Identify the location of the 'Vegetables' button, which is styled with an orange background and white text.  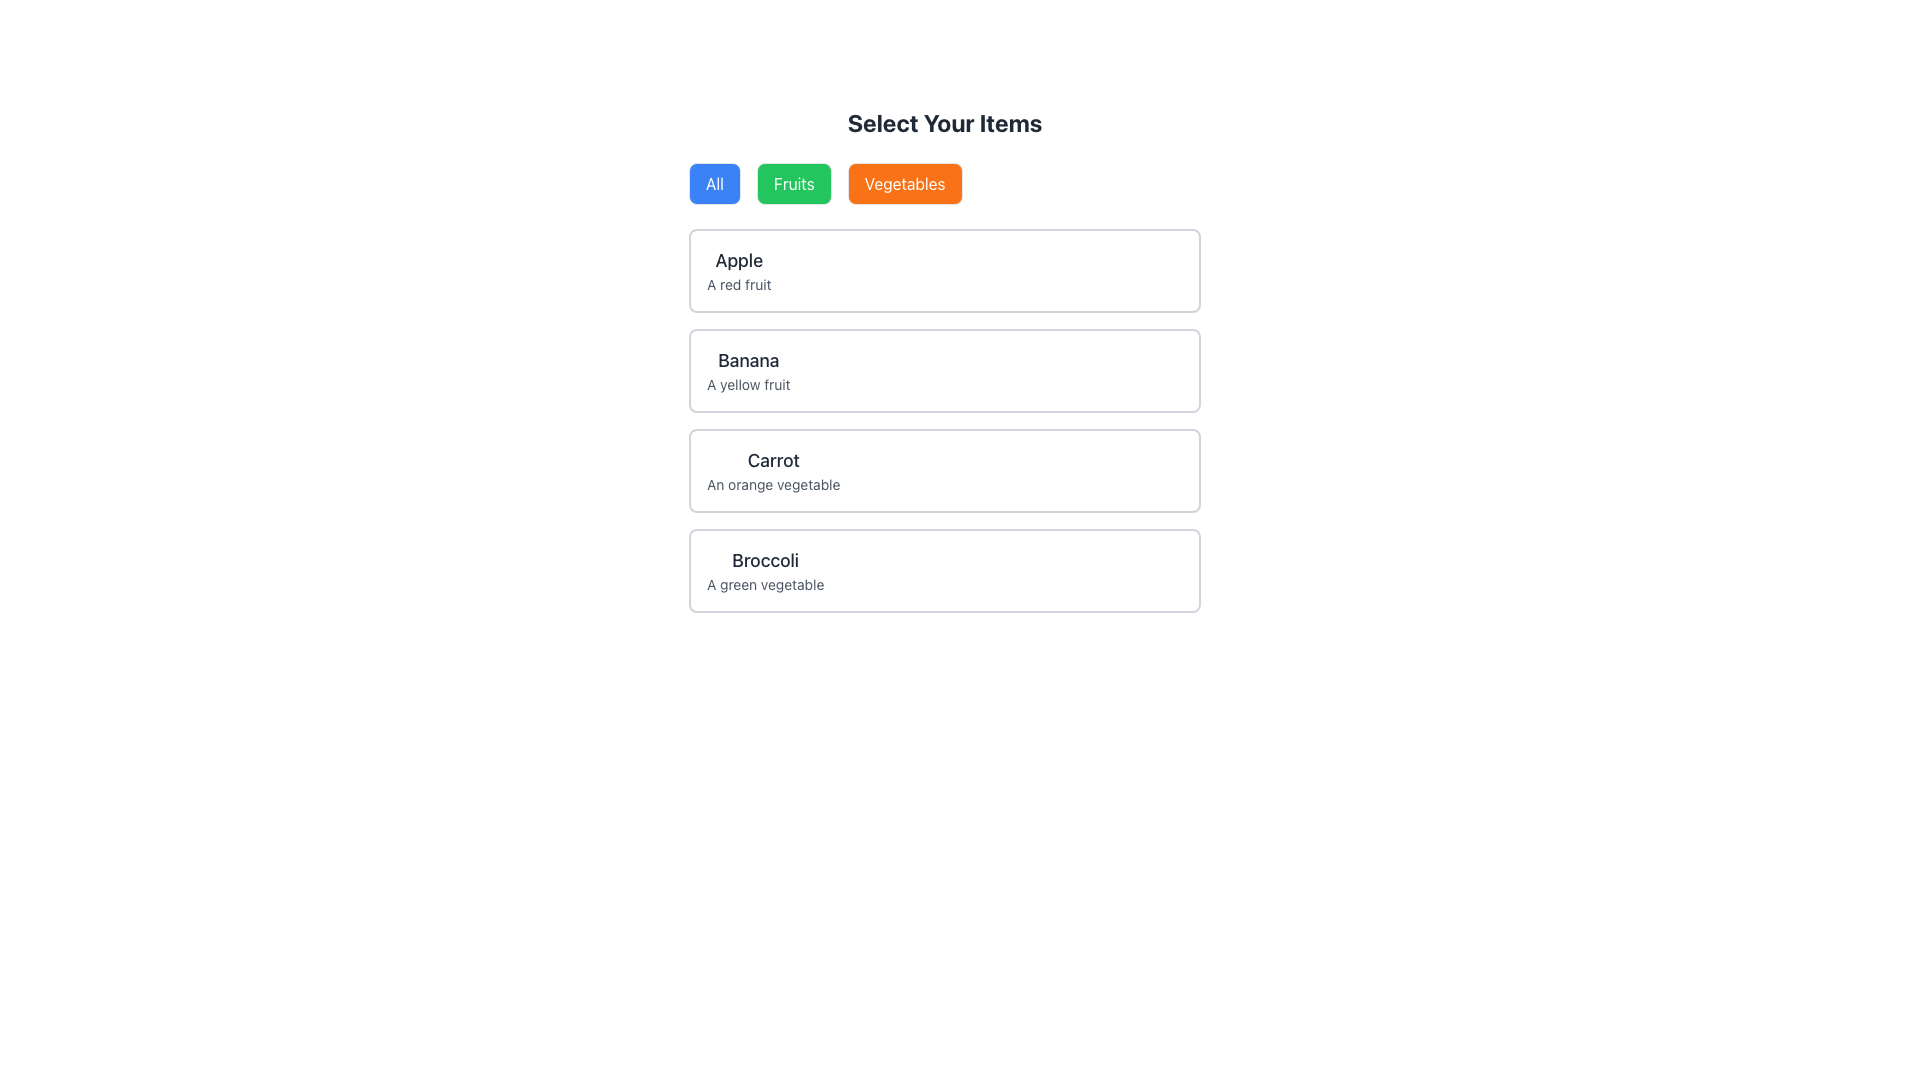
(904, 184).